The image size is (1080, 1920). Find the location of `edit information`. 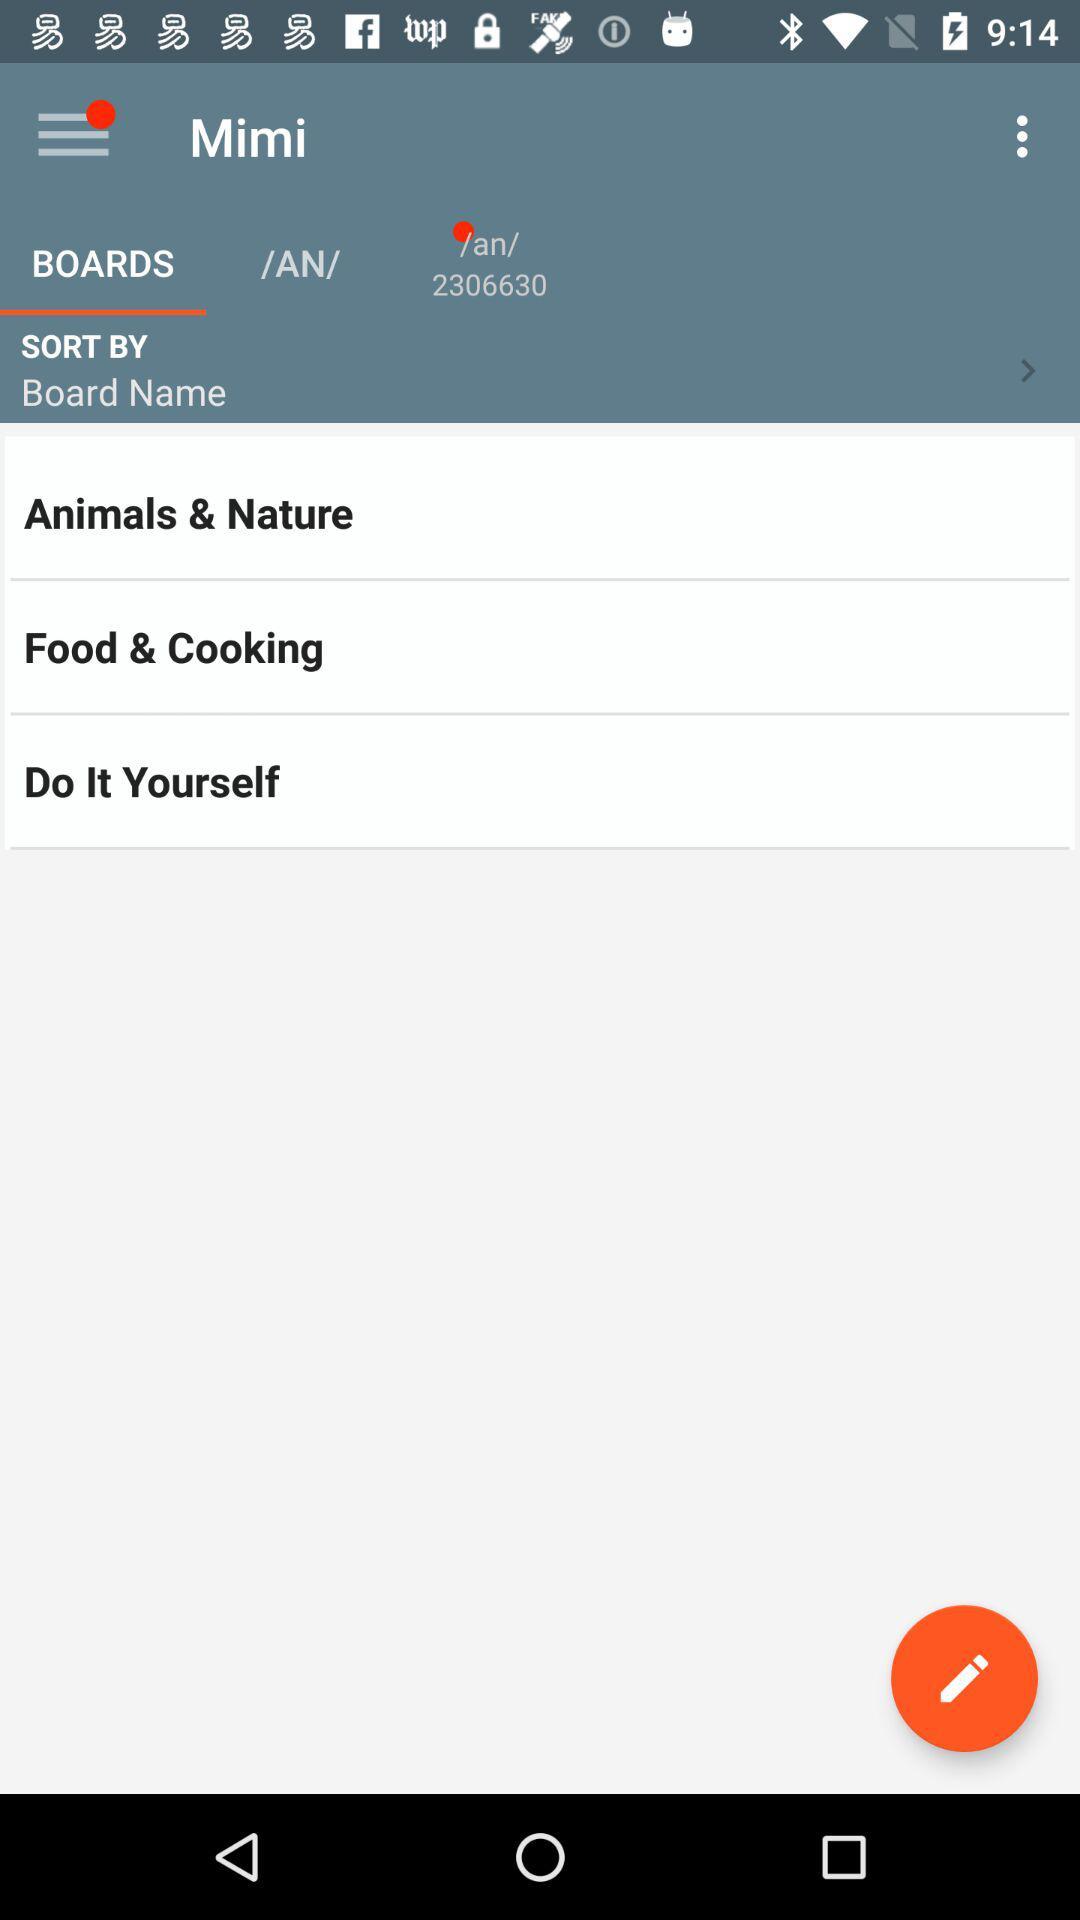

edit information is located at coordinates (963, 1678).